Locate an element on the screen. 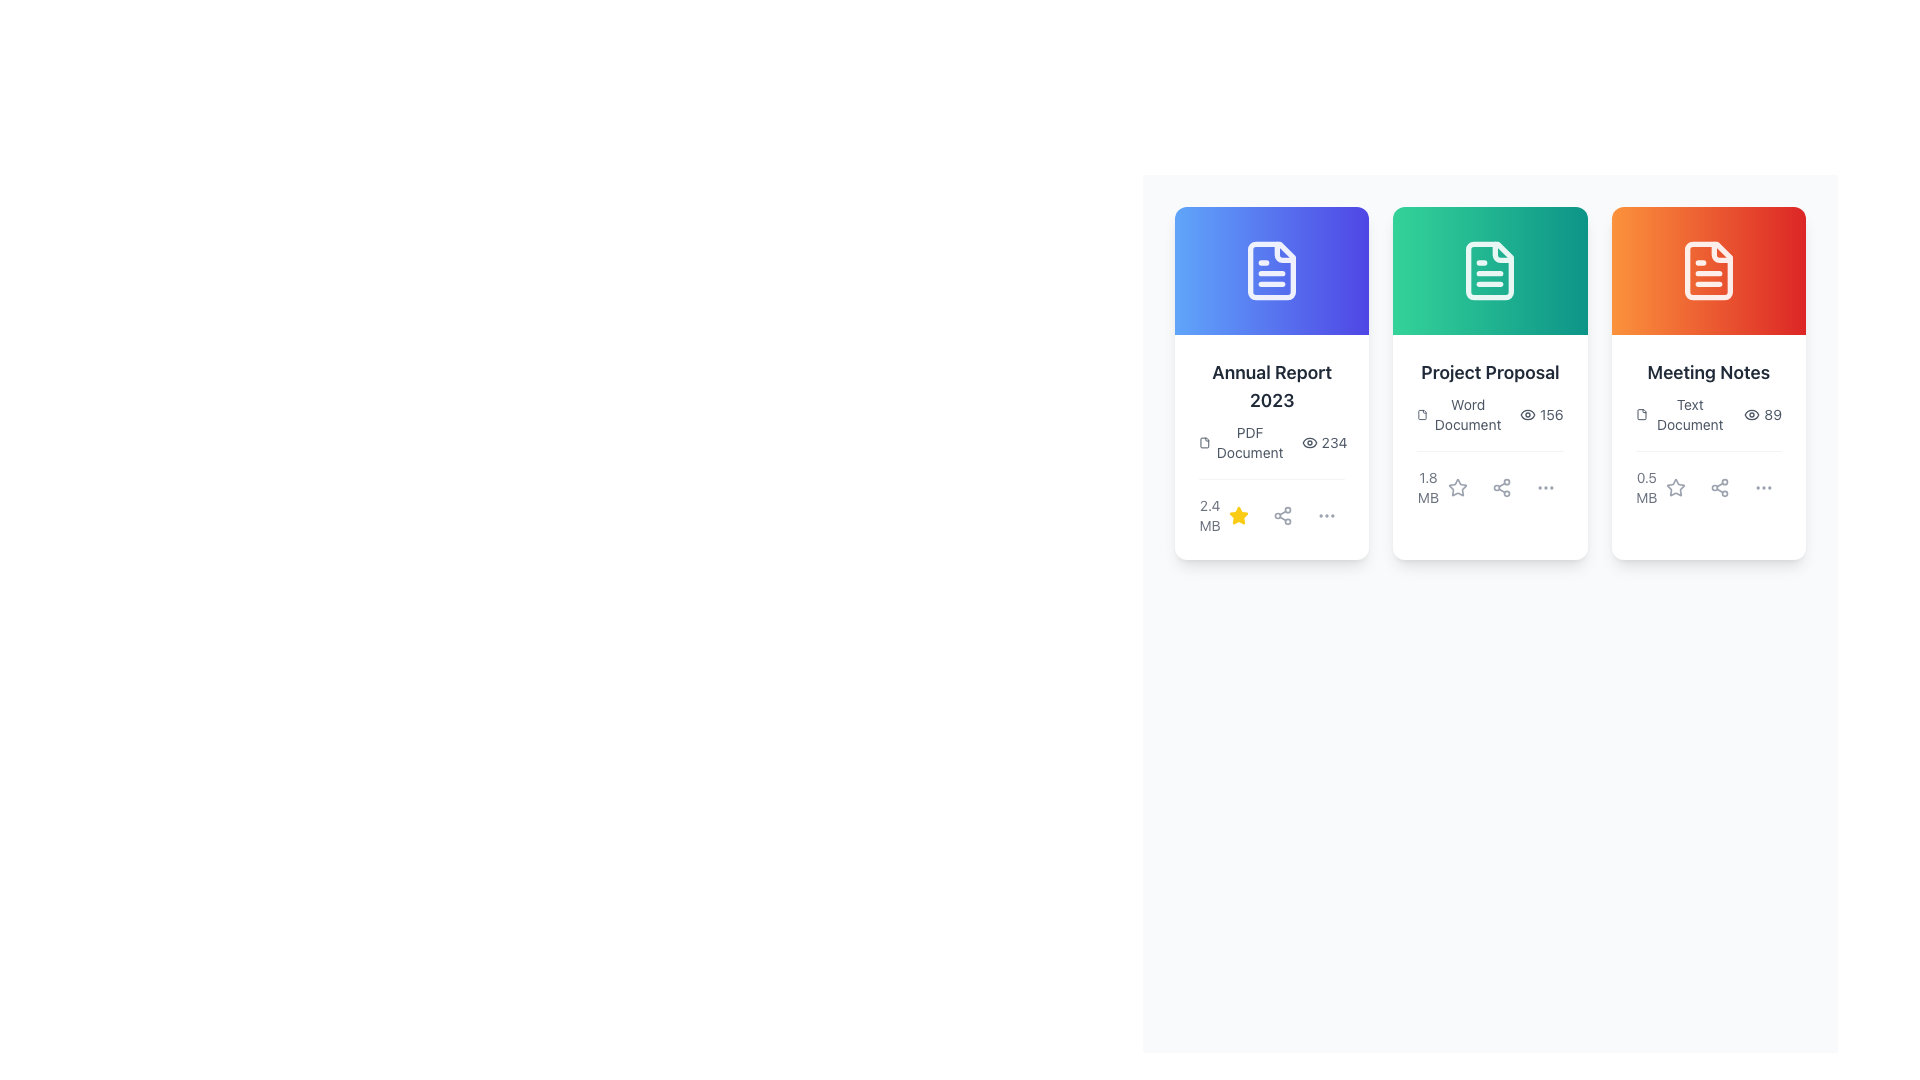 This screenshot has width=1920, height=1080. the 'Meeting Notes' document icon, which is visually represented as a text document and located at the top-center of the third card in a horizontally aligned group is located at coordinates (1707, 270).